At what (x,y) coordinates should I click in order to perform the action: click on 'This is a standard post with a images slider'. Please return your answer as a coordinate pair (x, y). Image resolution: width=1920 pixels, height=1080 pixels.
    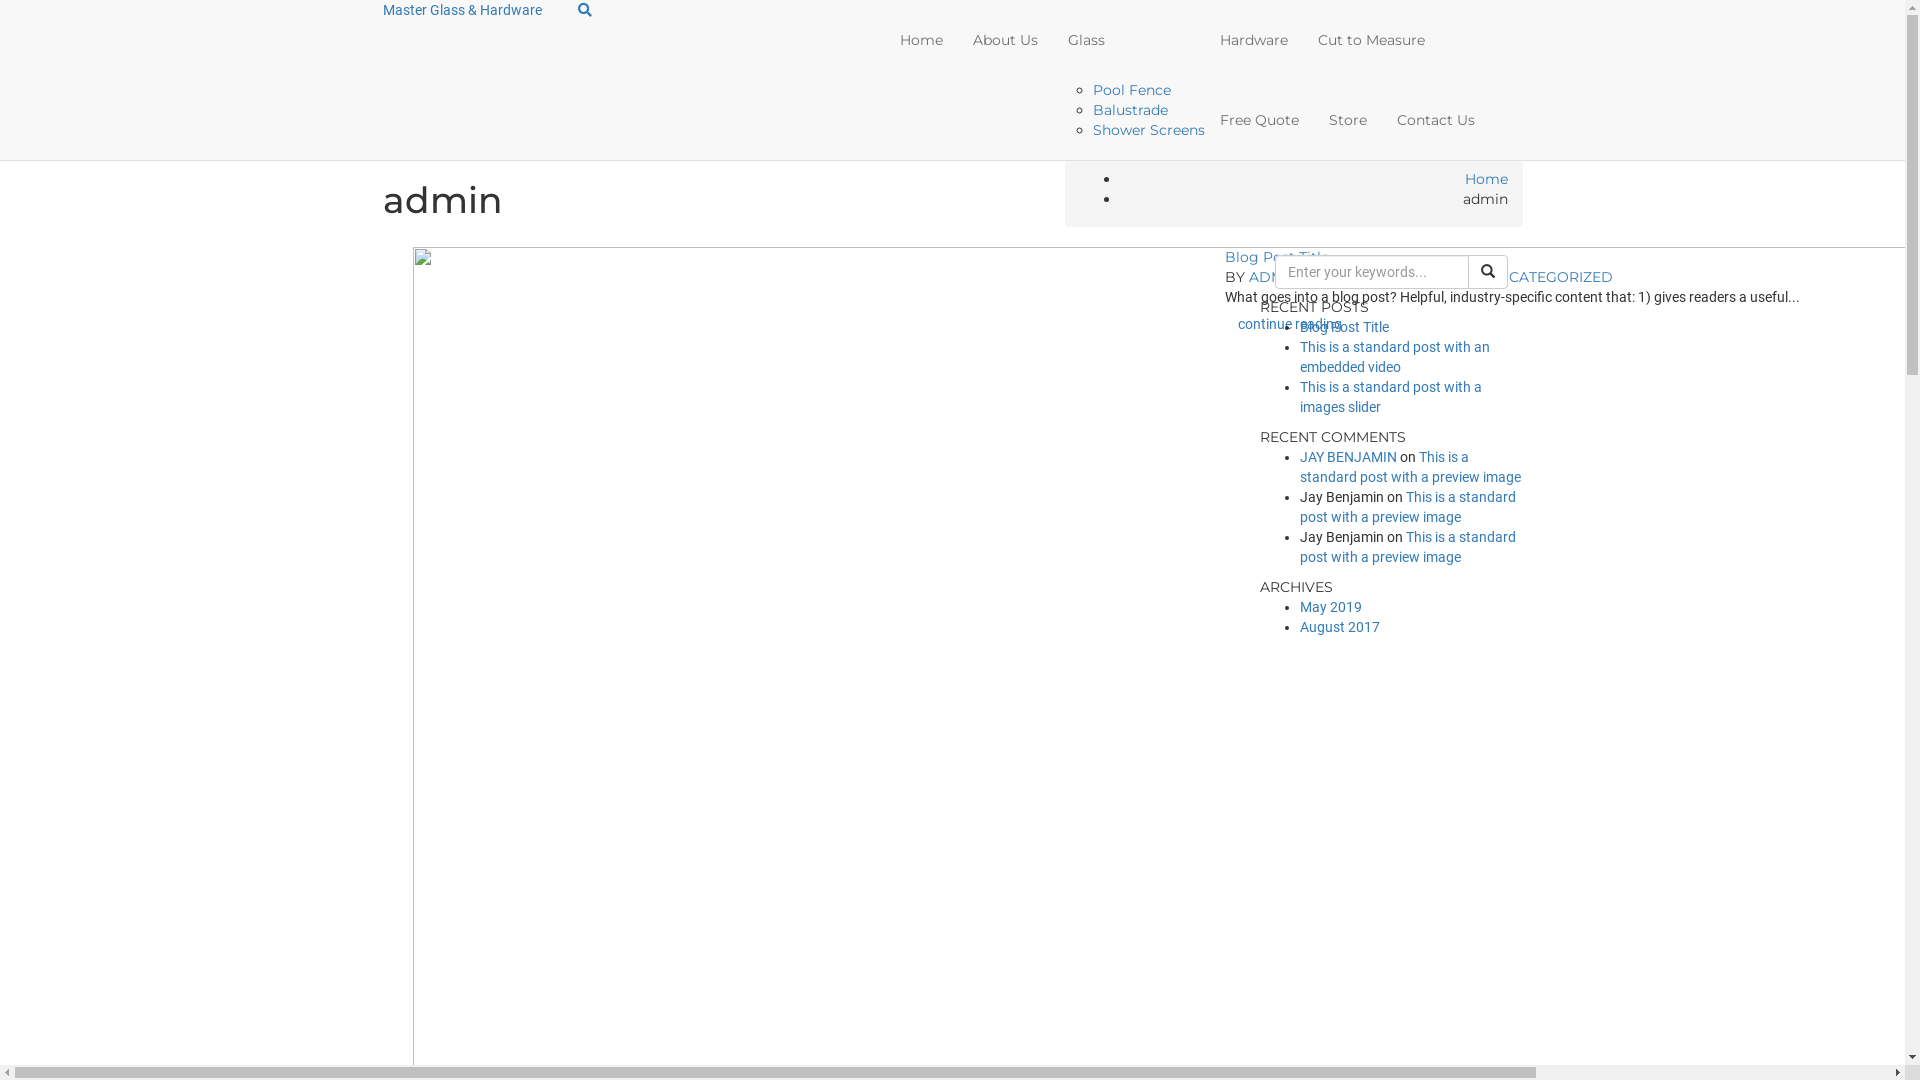
    Looking at the image, I should click on (1390, 397).